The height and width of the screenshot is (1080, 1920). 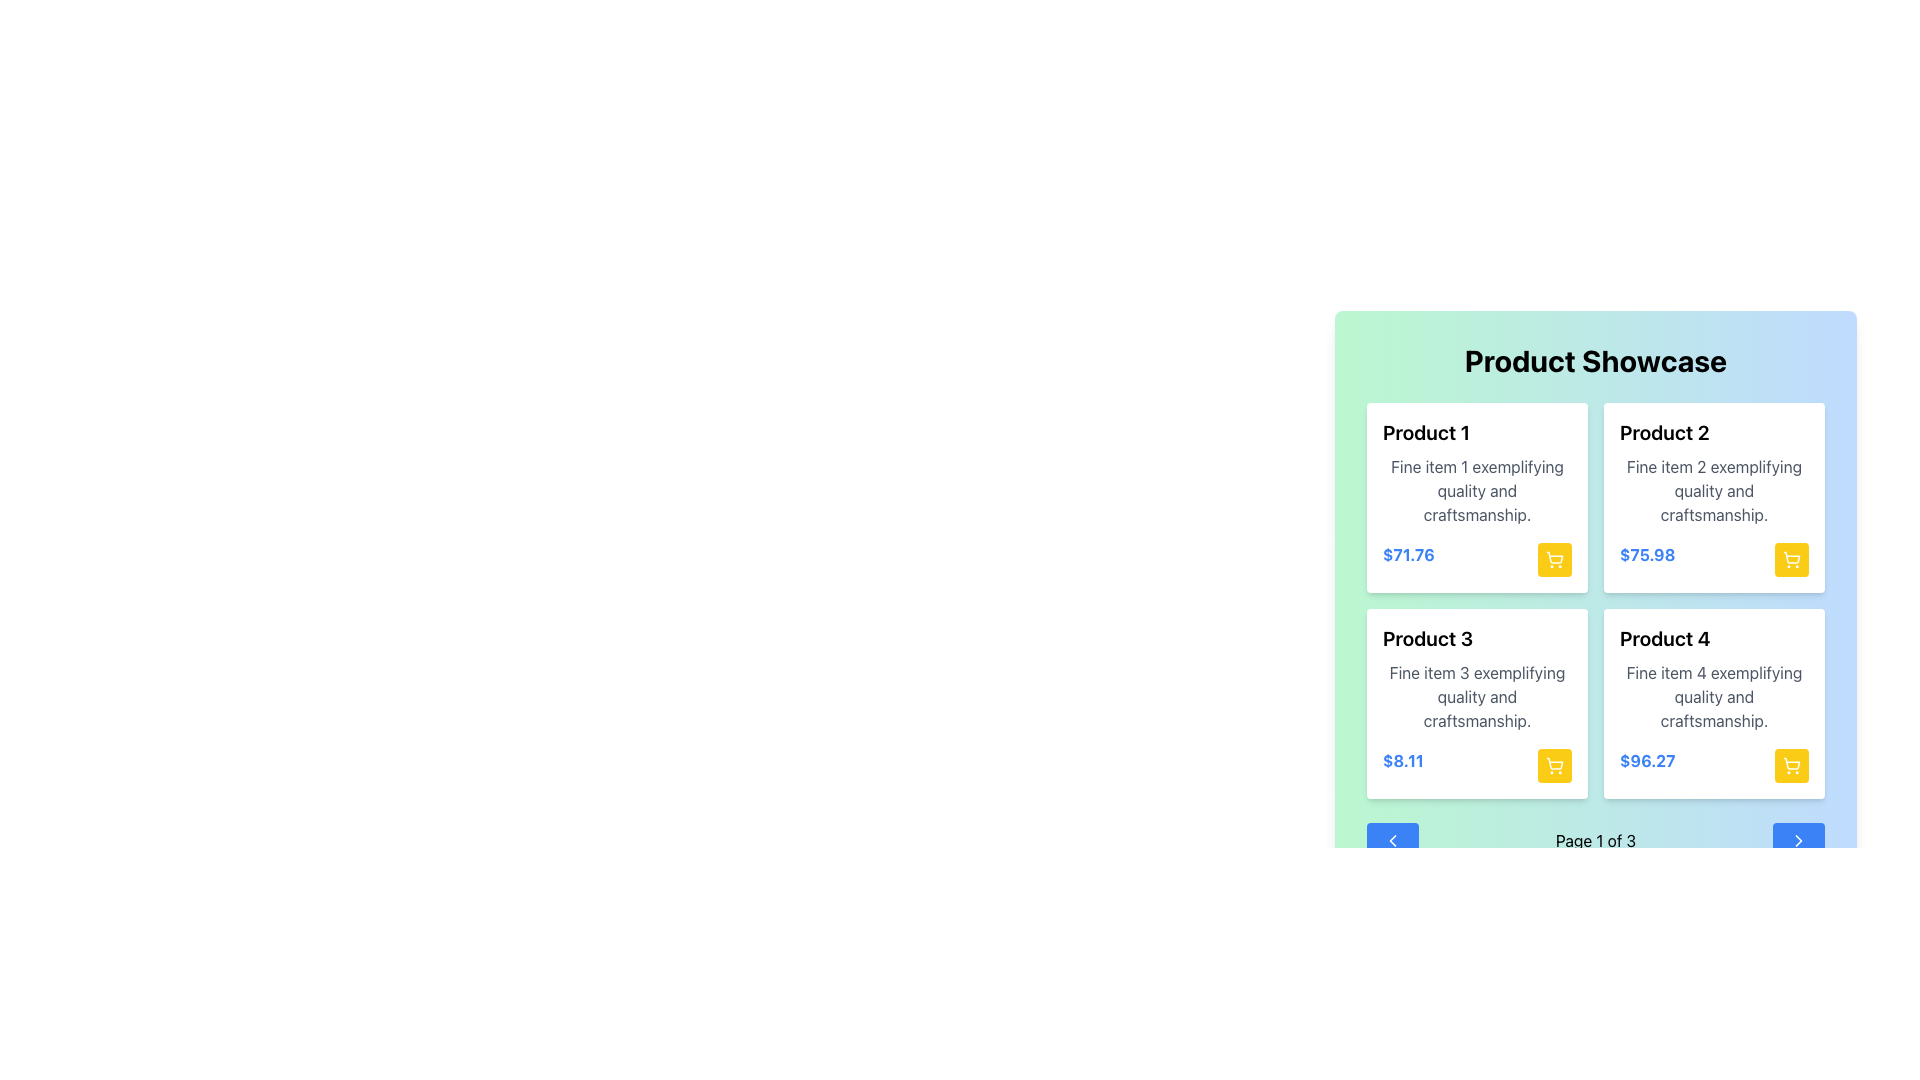 I want to click on the shopping cart icon associated with Product 4, so click(x=1792, y=763).